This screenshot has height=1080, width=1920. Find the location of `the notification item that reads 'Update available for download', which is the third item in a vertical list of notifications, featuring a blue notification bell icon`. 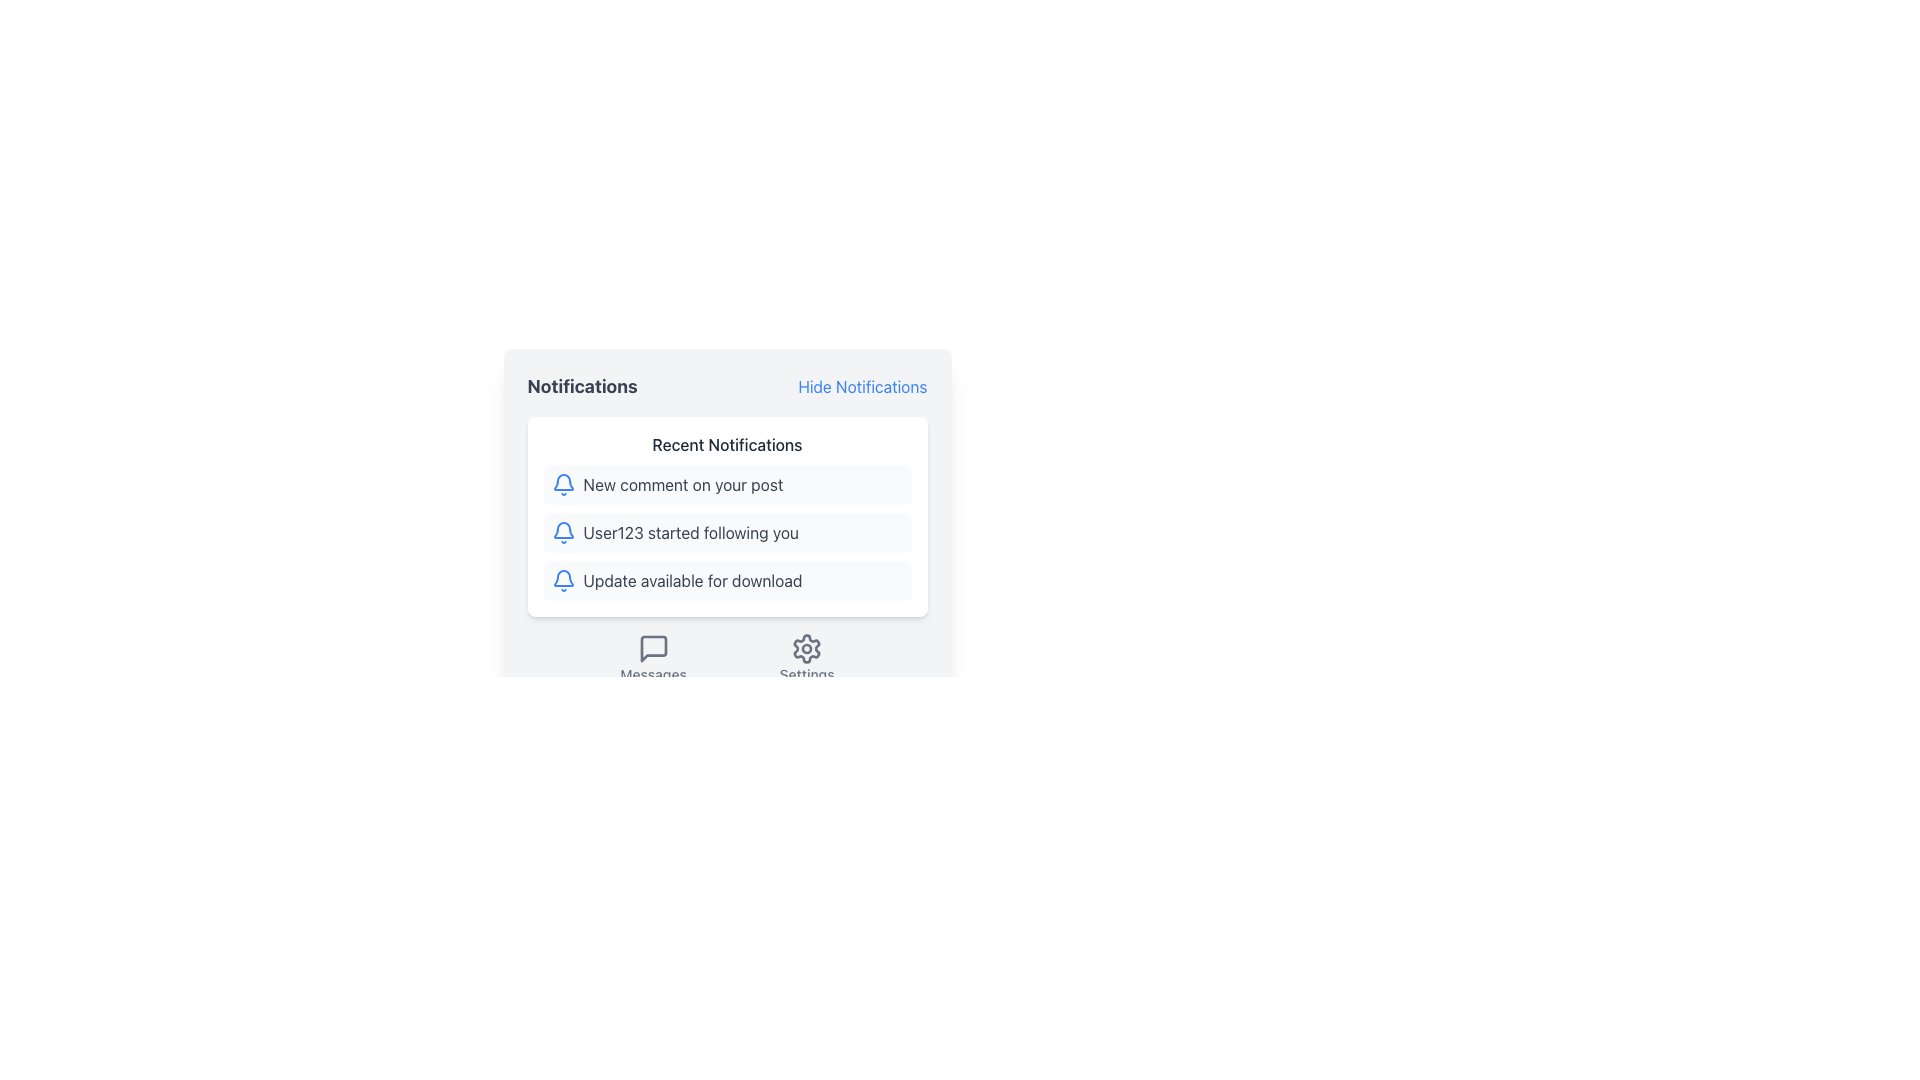

the notification item that reads 'Update available for download', which is the third item in a vertical list of notifications, featuring a blue notification bell icon is located at coordinates (726, 581).